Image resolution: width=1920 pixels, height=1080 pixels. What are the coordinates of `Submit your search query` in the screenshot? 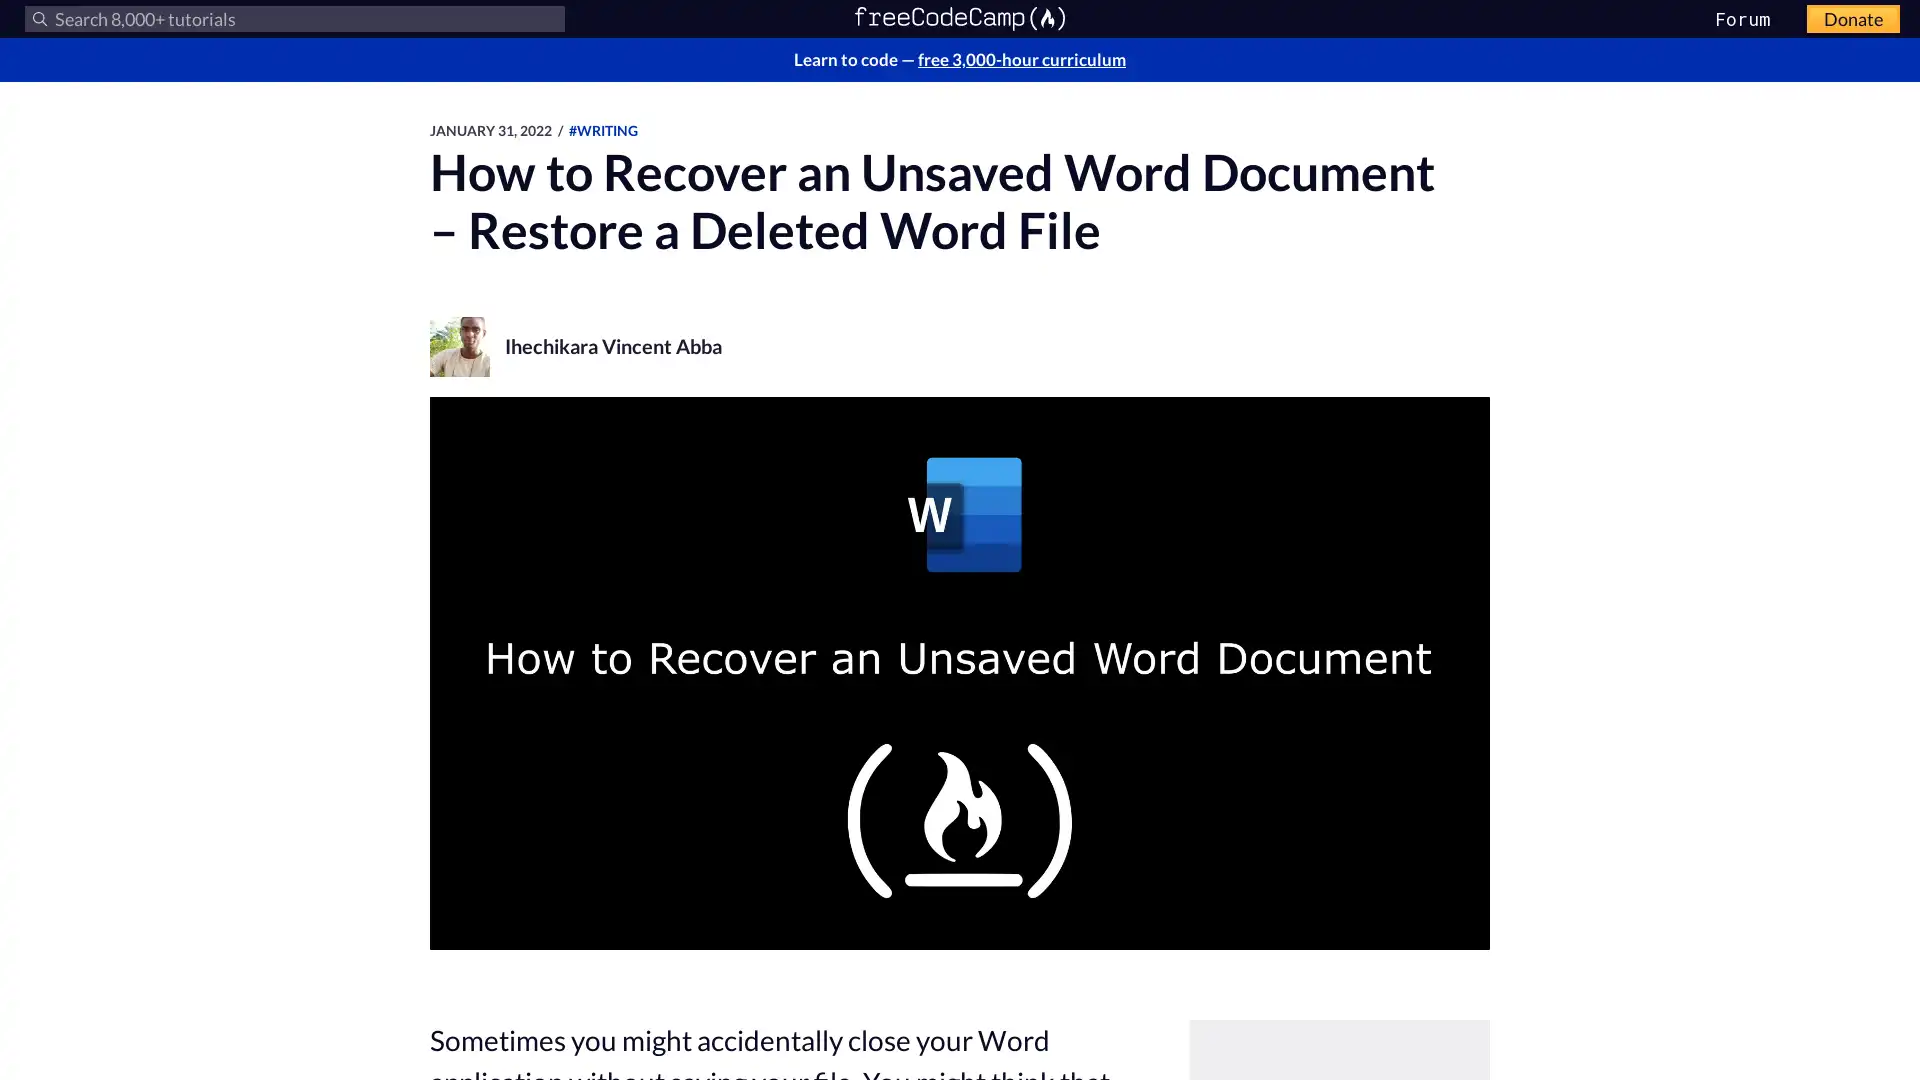 It's located at (39, 19).